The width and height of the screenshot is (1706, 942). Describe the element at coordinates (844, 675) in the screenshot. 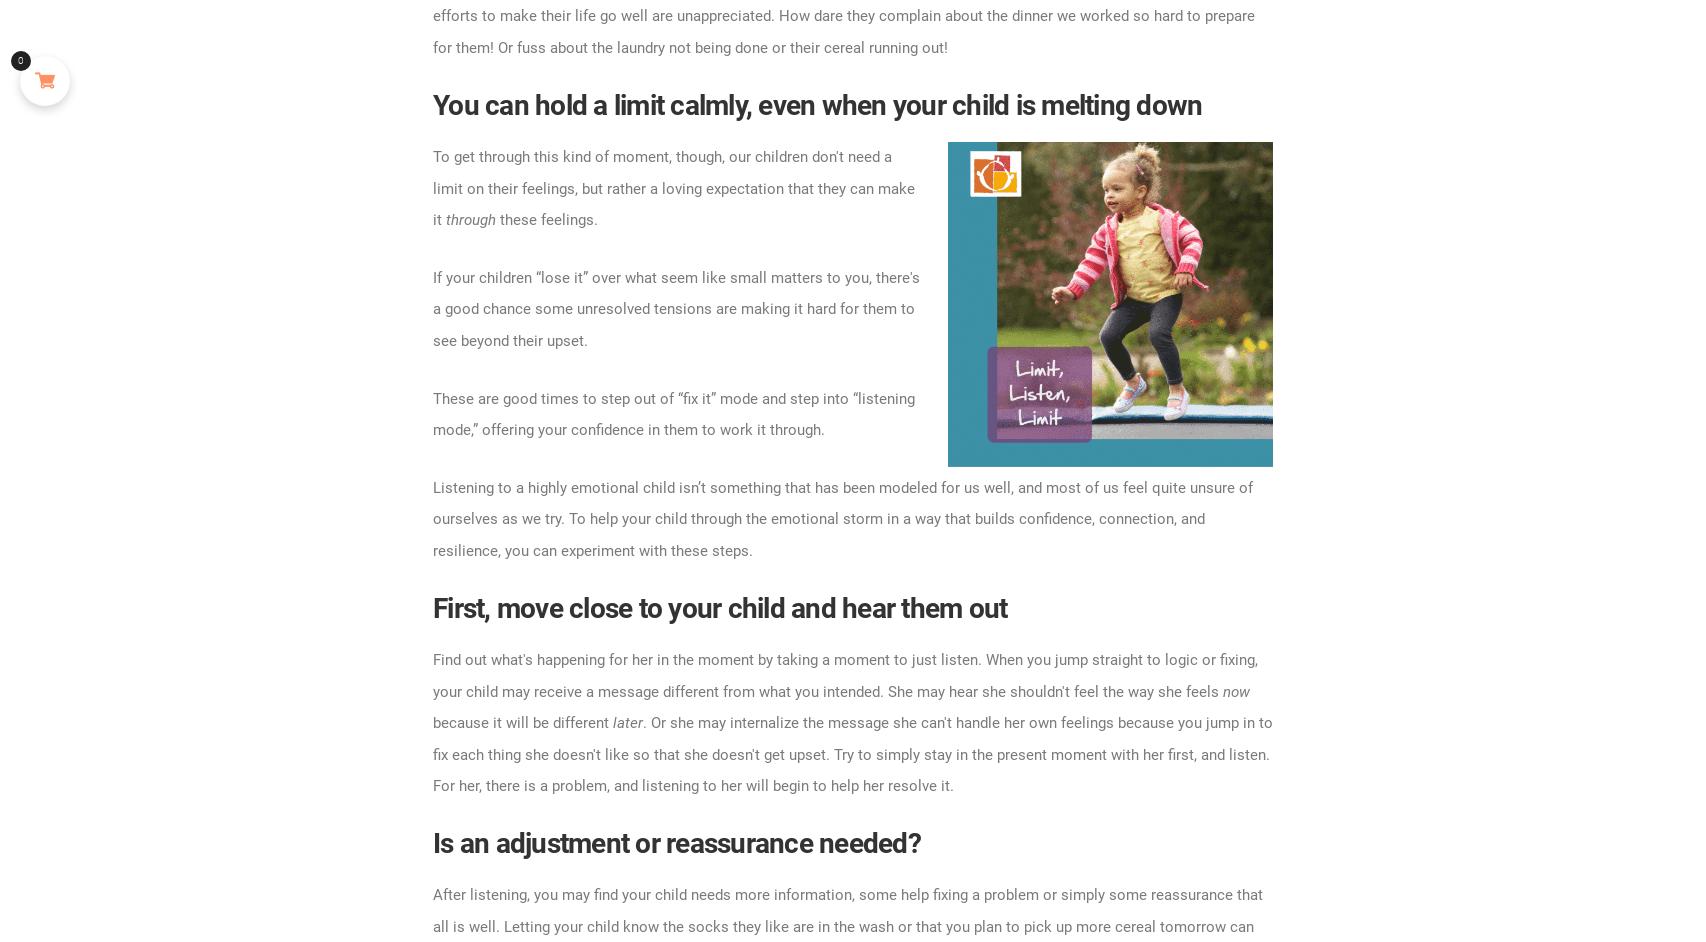

I see `'Find out what's happening for her in the moment by taking a moment to just listen. When you jump straight to logic or fixing, your child may receive a message different from what you intended. She may hear she shouldn't feel the way she feels'` at that location.